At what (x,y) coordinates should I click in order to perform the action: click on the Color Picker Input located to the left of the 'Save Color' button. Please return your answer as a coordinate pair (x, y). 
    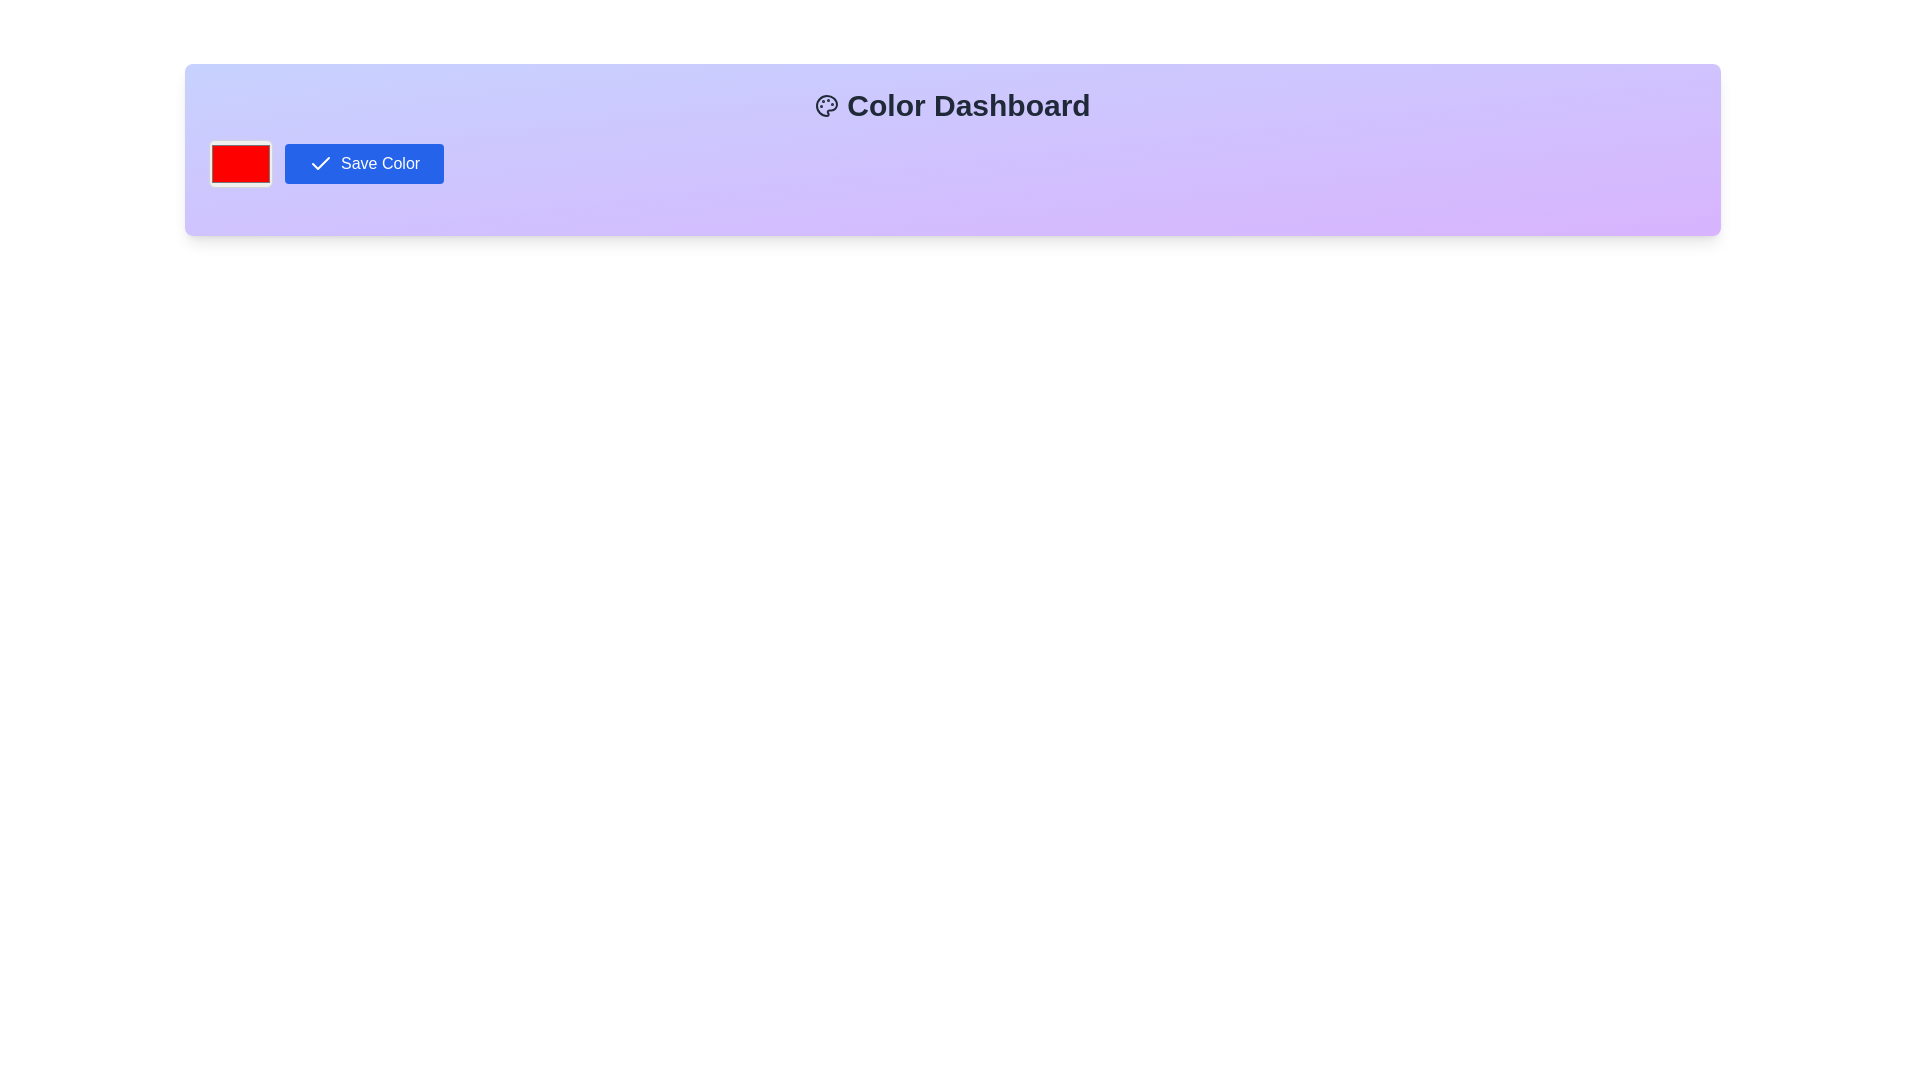
    Looking at the image, I should click on (240, 163).